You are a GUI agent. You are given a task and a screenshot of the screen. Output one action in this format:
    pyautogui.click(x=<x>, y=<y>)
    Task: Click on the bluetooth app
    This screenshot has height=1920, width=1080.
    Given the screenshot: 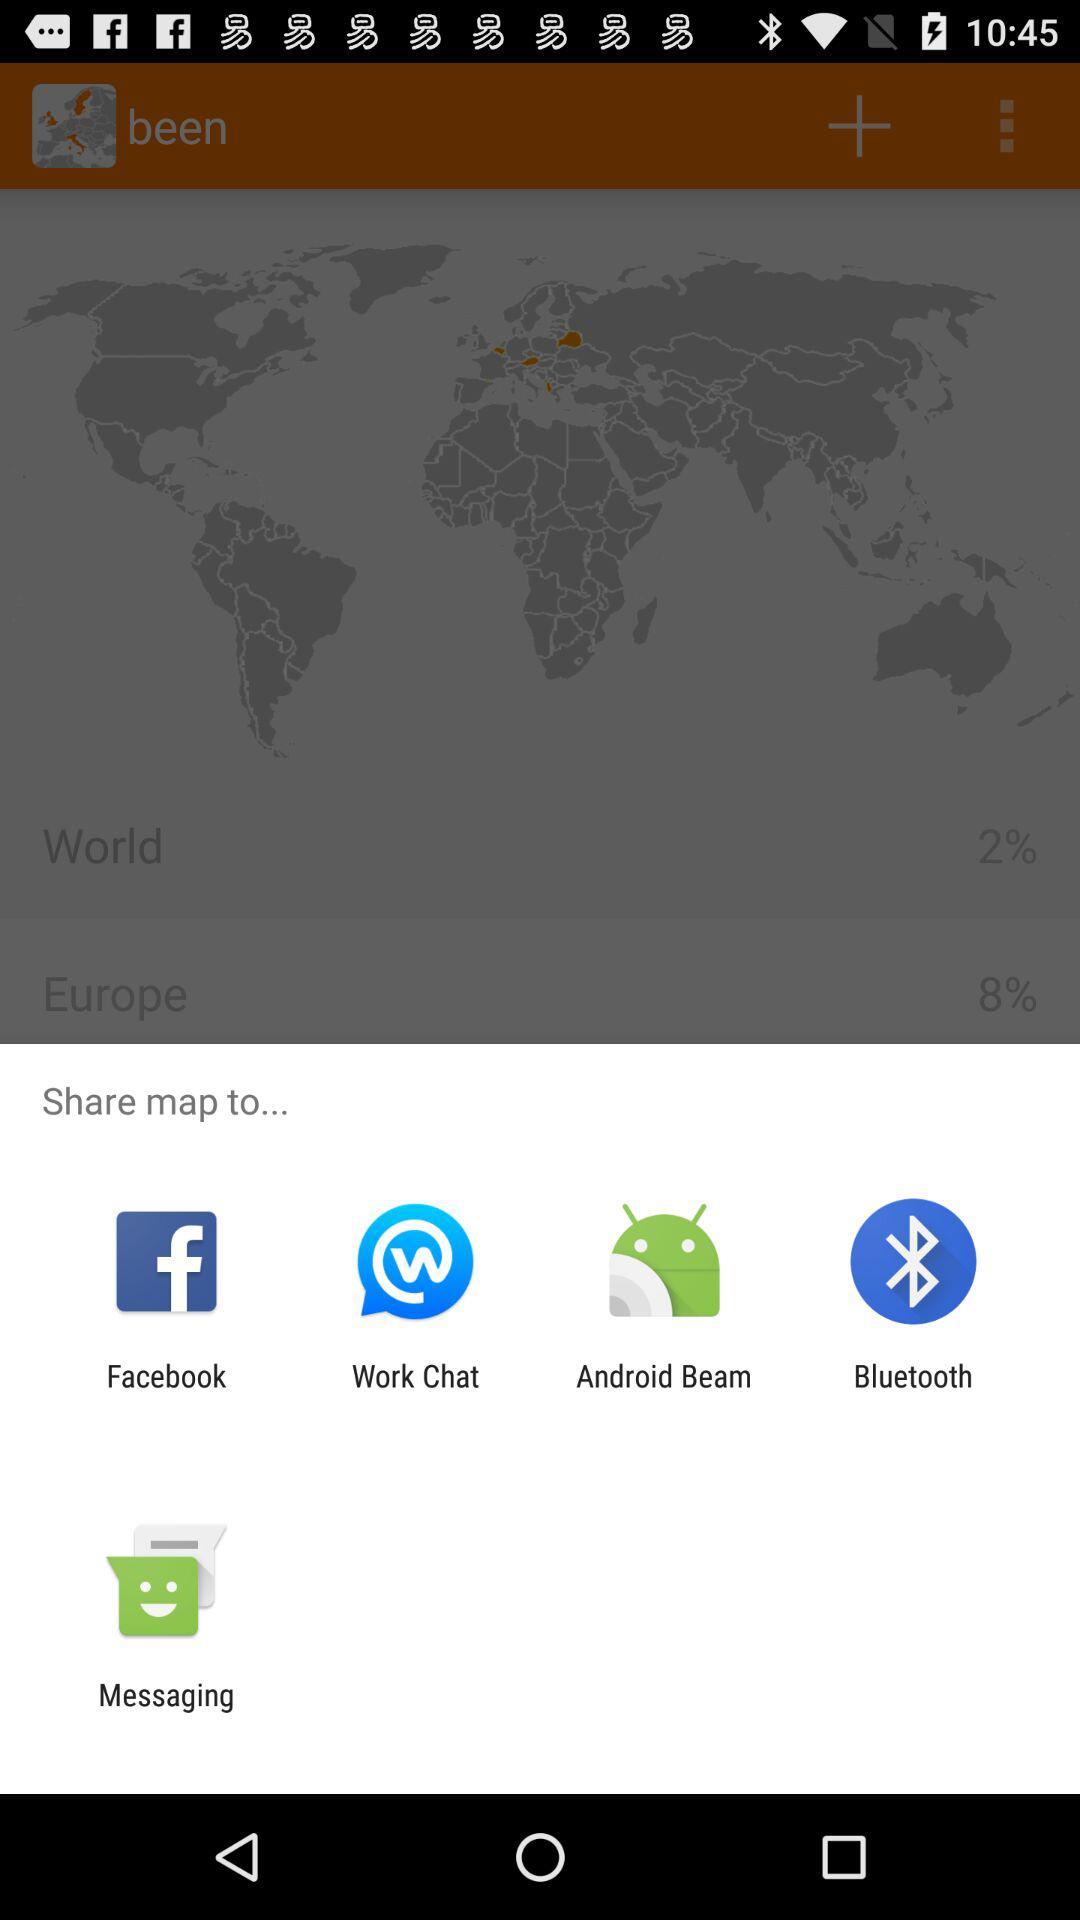 What is the action you would take?
    pyautogui.click(x=913, y=1392)
    